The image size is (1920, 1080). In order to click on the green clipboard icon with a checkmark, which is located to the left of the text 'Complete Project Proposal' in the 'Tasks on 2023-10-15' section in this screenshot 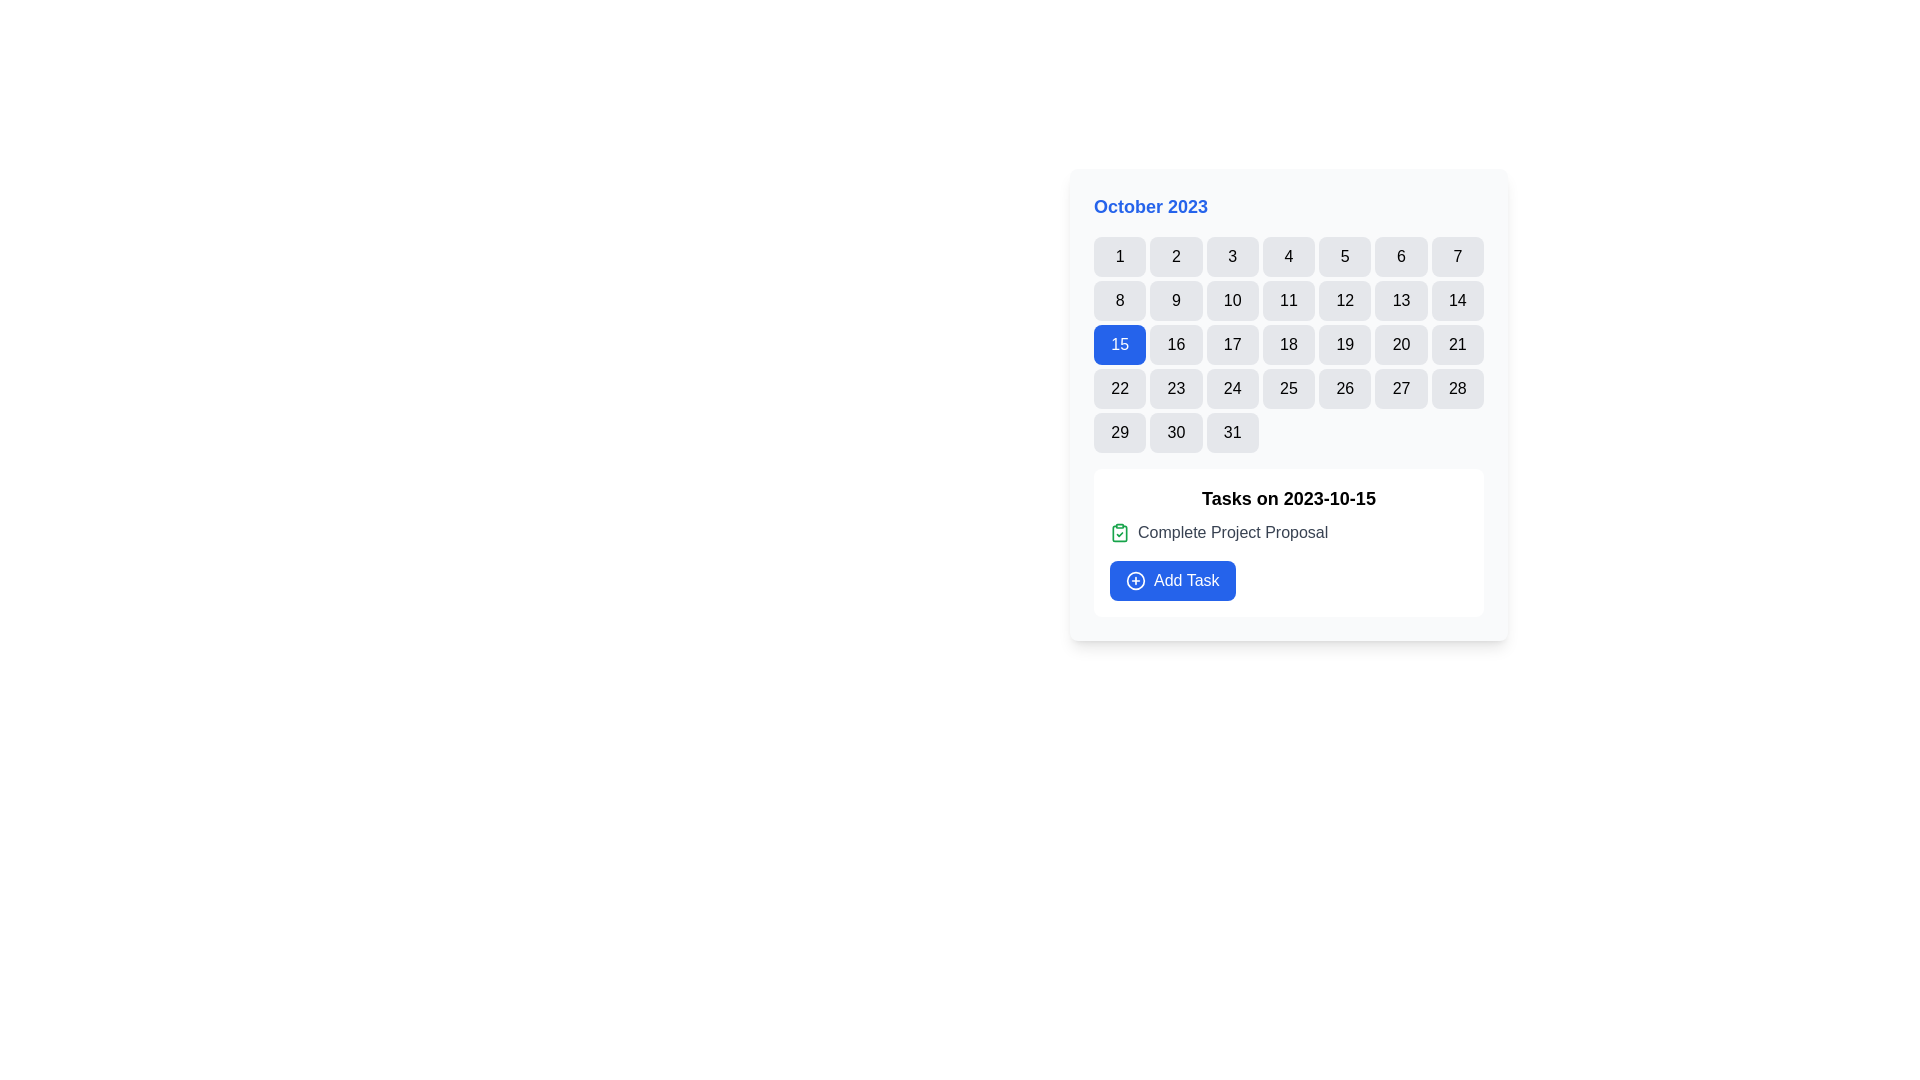, I will do `click(1118, 531)`.